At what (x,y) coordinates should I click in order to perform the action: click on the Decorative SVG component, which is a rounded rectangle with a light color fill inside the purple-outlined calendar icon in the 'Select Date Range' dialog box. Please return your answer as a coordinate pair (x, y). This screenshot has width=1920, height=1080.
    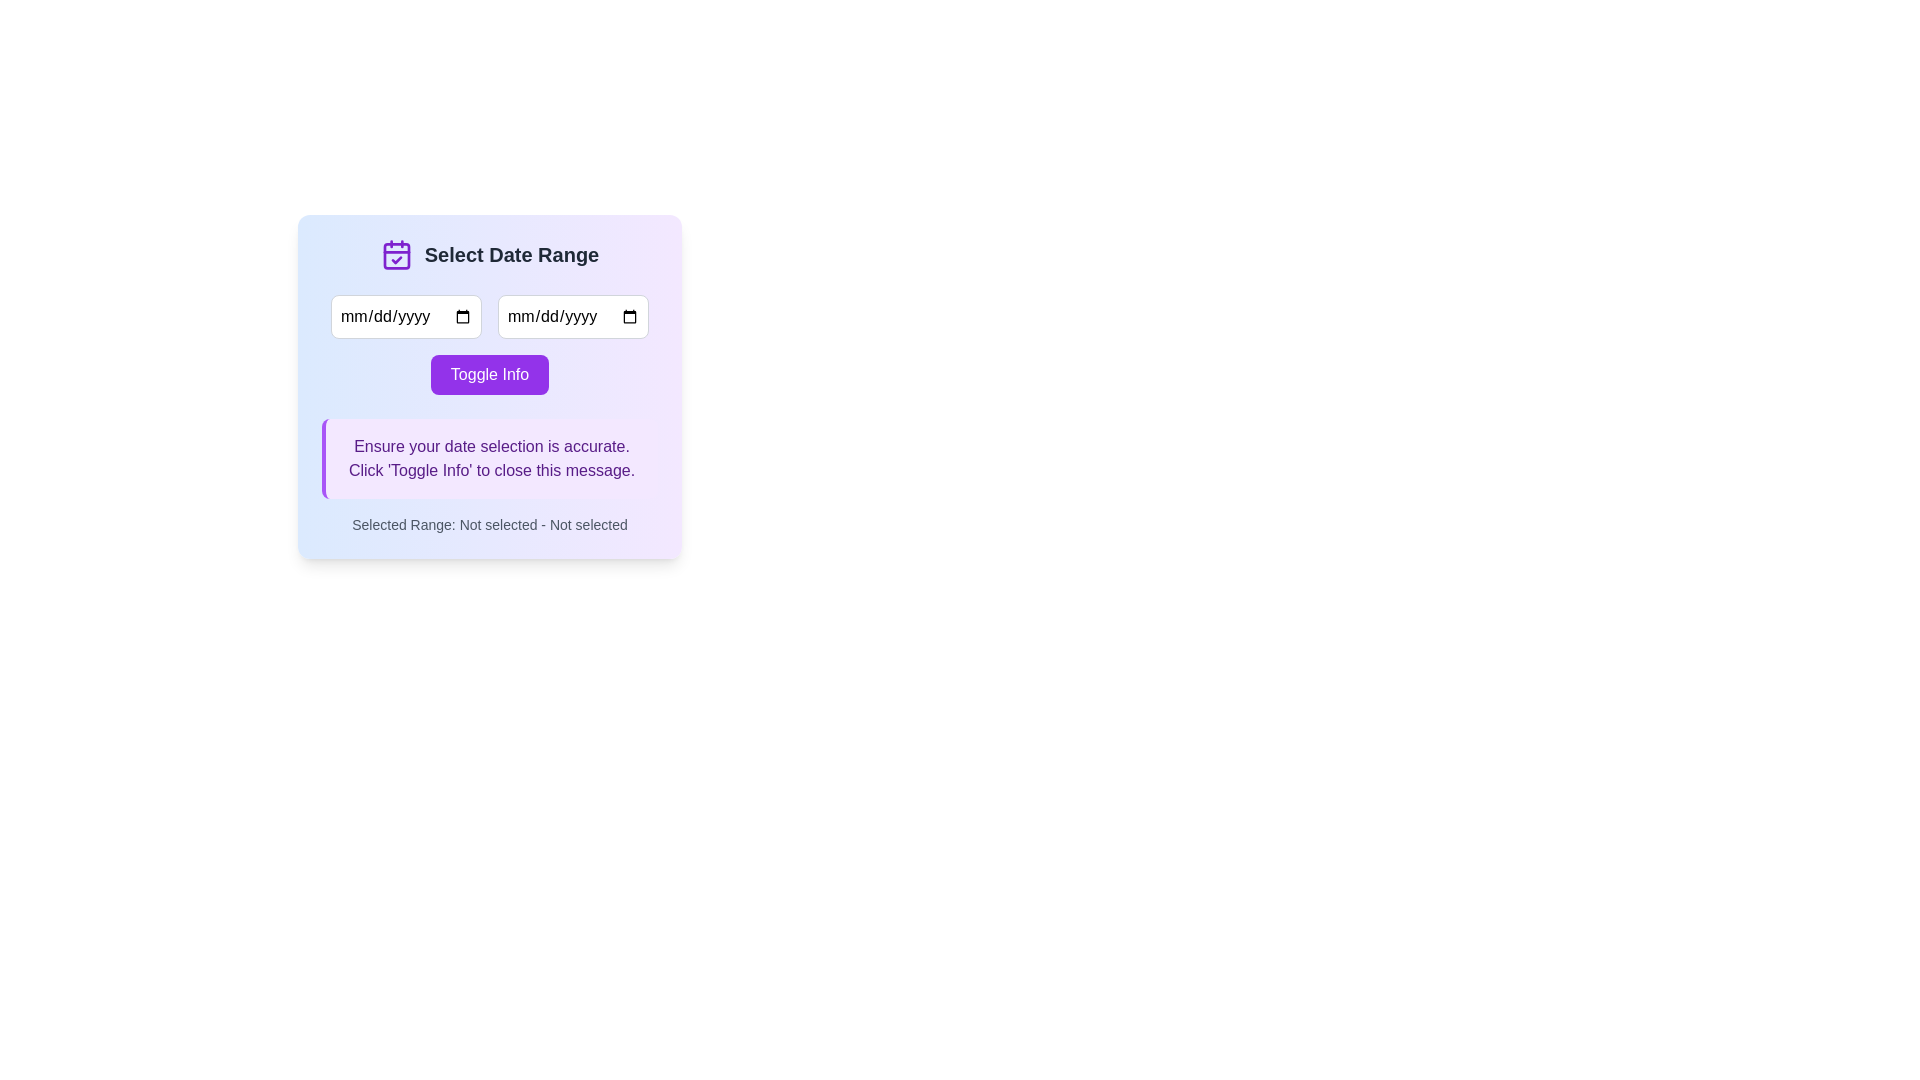
    Looking at the image, I should click on (396, 255).